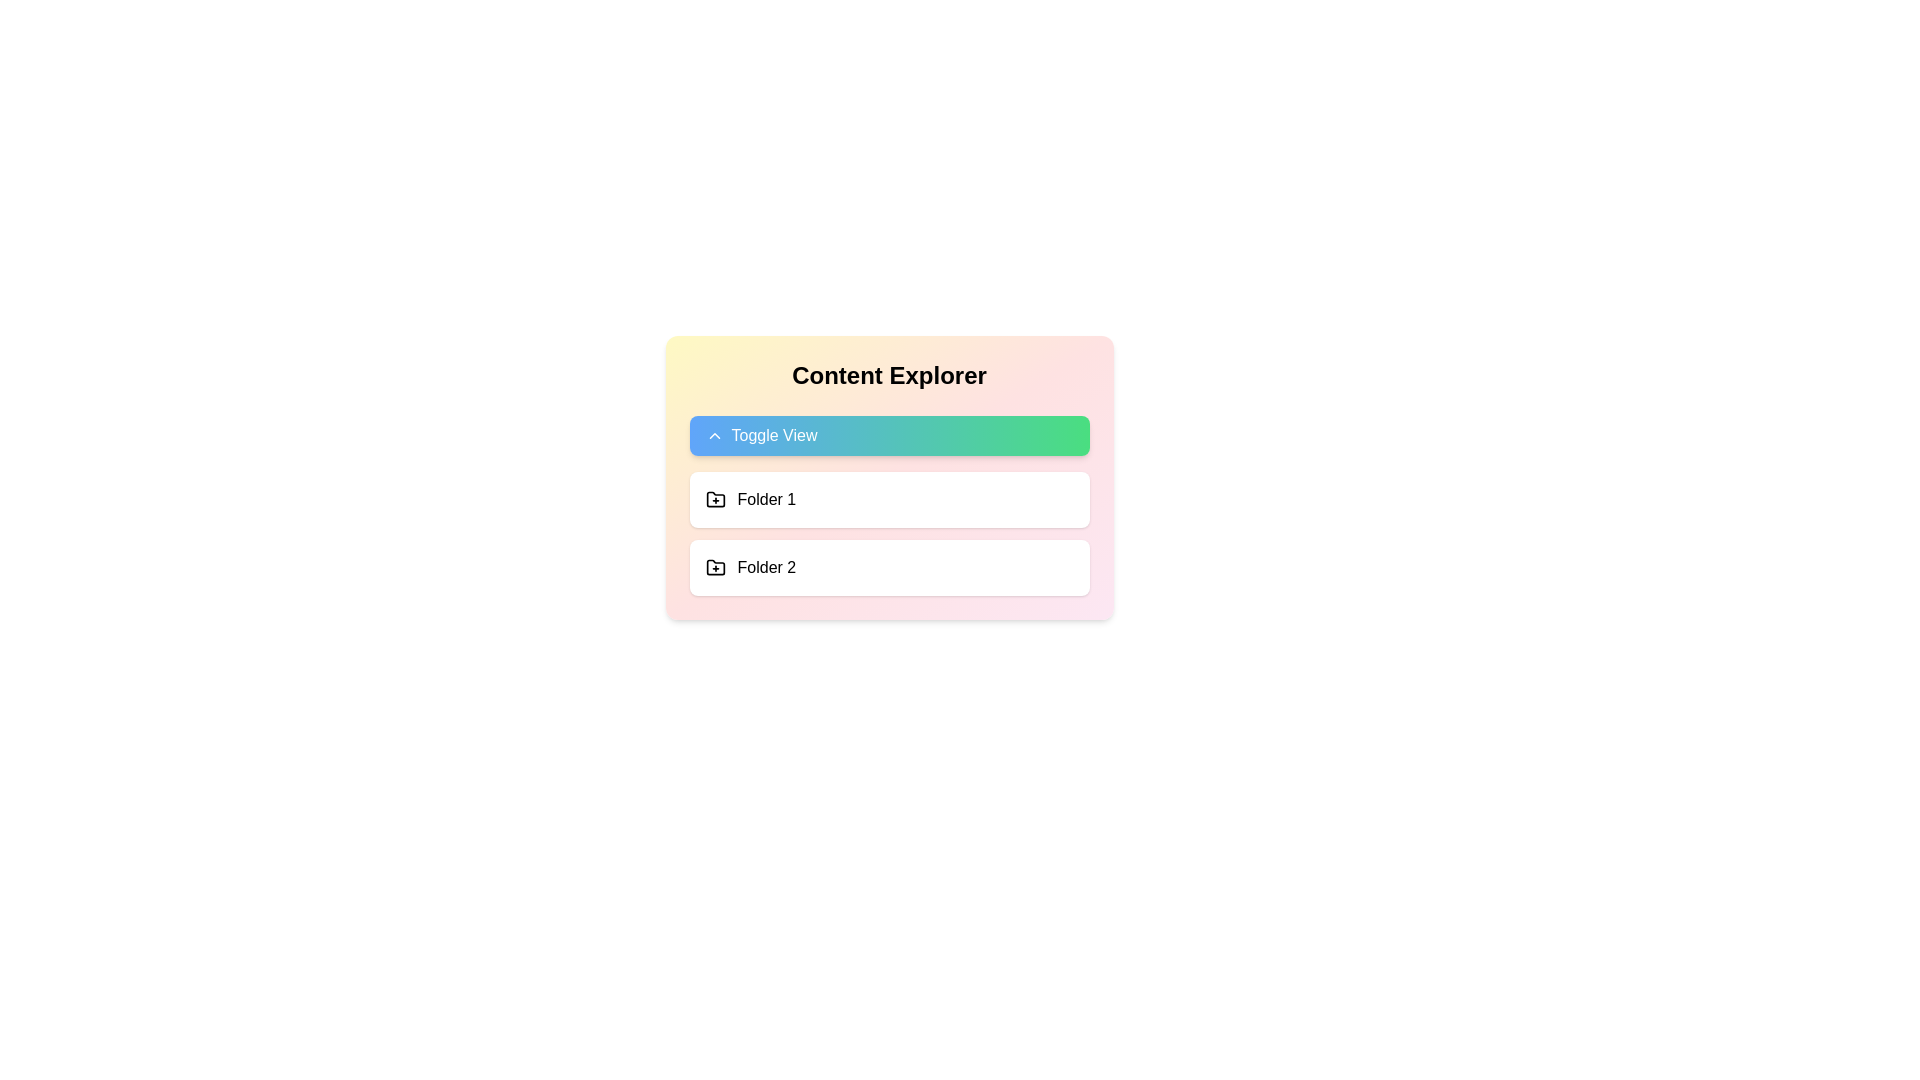  Describe the element at coordinates (715, 498) in the screenshot. I see `the folder icon element located beside the main entries under the Content Explorer panel` at that location.